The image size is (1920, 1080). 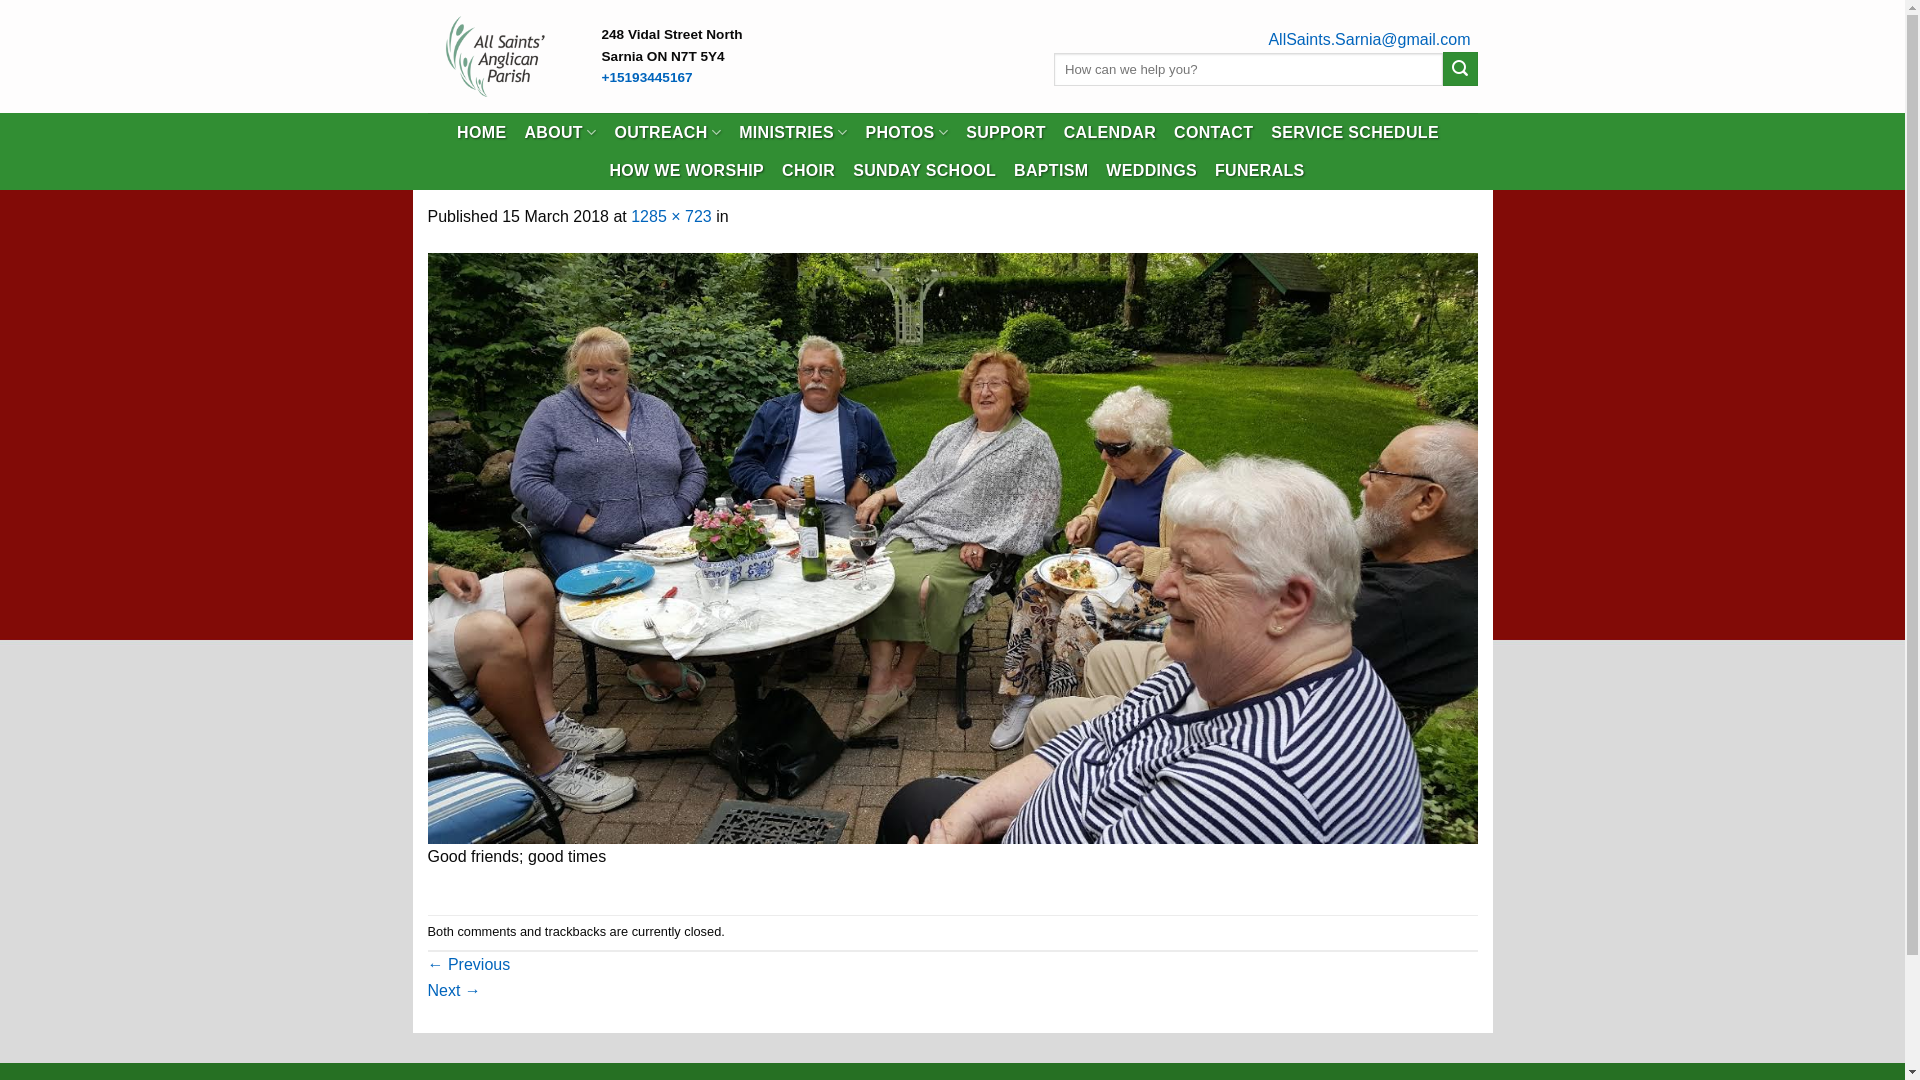 I want to click on 'MINISTRIES', so click(x=791, y=132).